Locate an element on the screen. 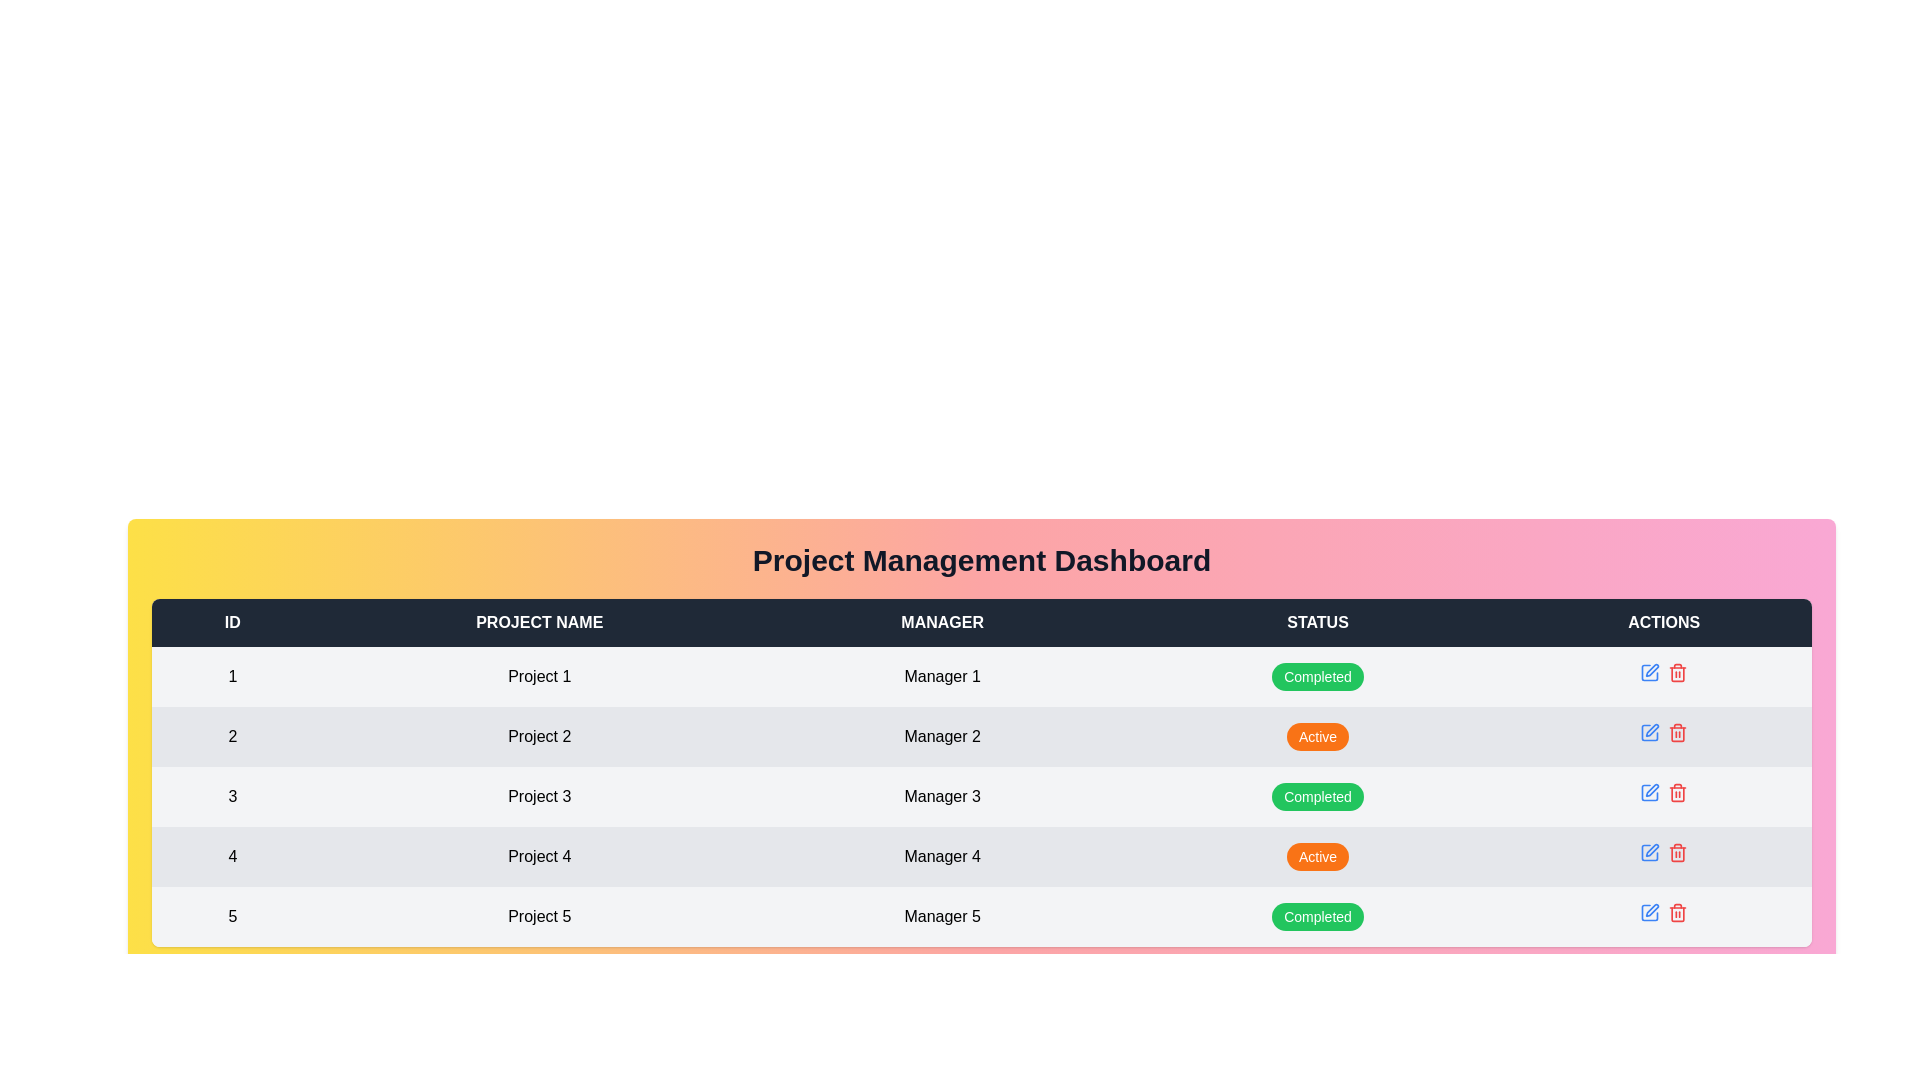 This screenshot has width=1920, height=1080. the delete button located in the 'Actions' column of the last row in the table to initiate a deletion action is located at coordinates (1678, 852).